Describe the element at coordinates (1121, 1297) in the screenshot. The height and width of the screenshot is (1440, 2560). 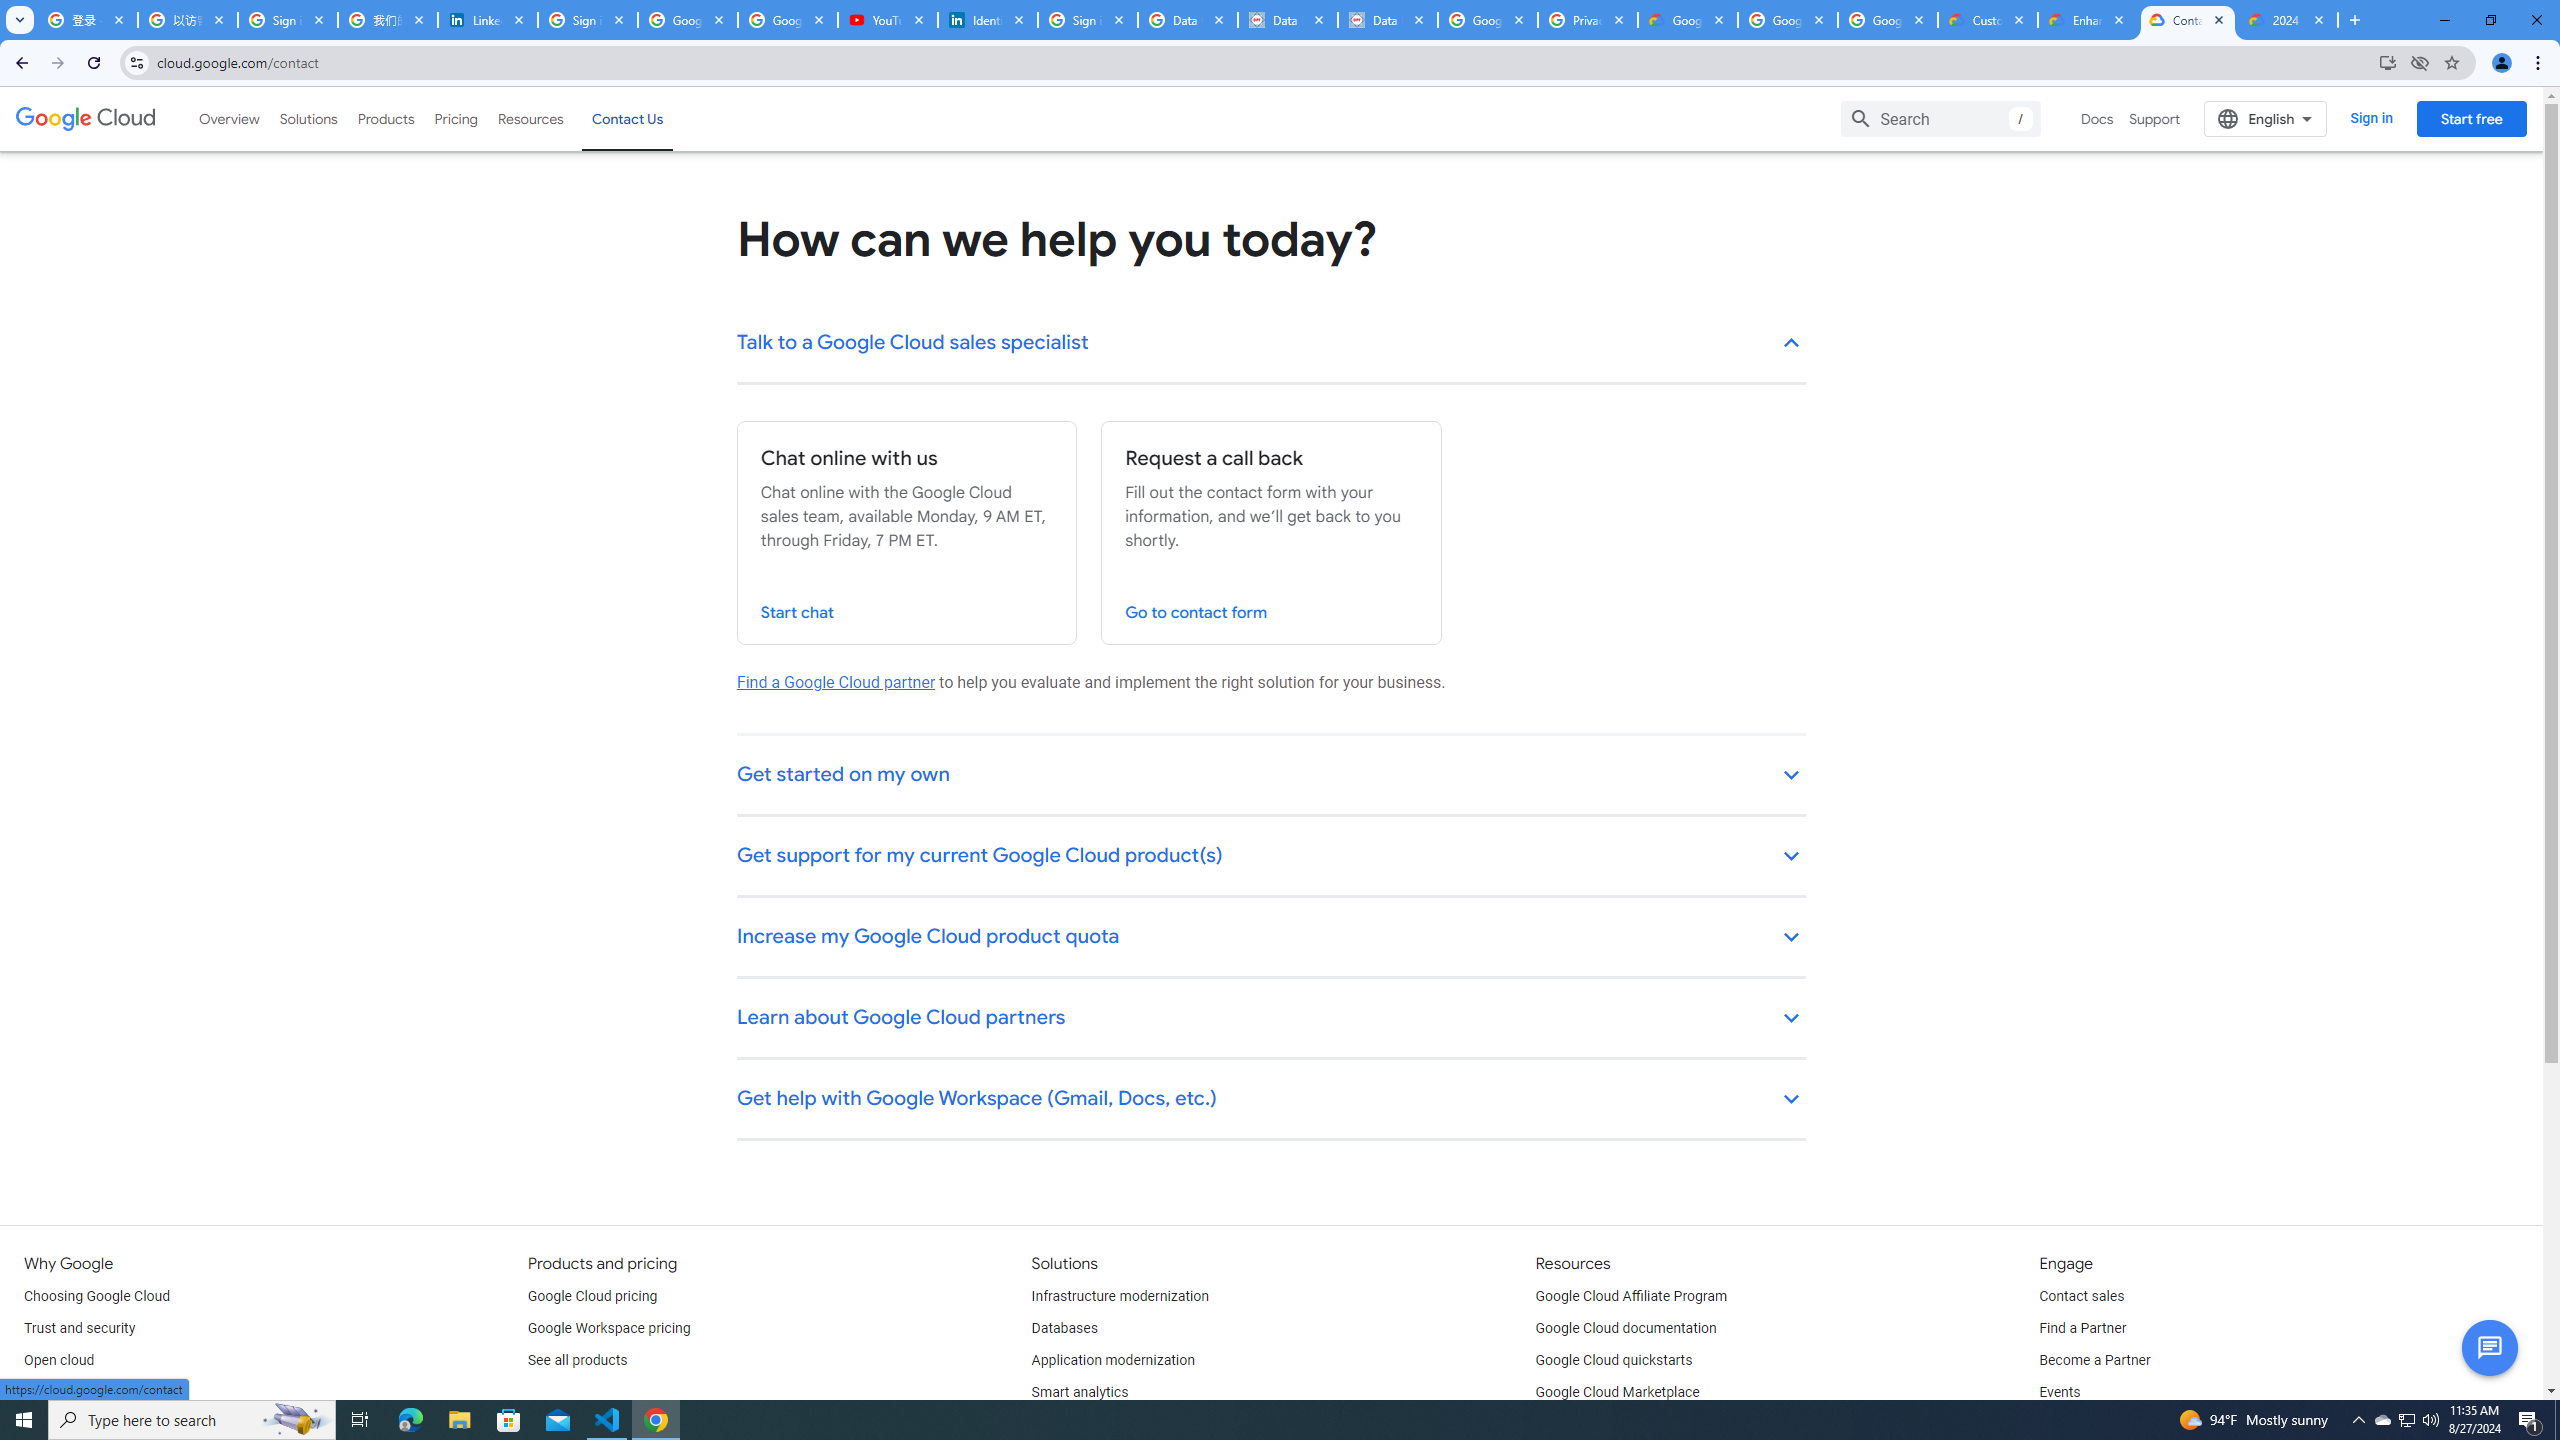
I see `'Infrastructure modernization'` at that location.